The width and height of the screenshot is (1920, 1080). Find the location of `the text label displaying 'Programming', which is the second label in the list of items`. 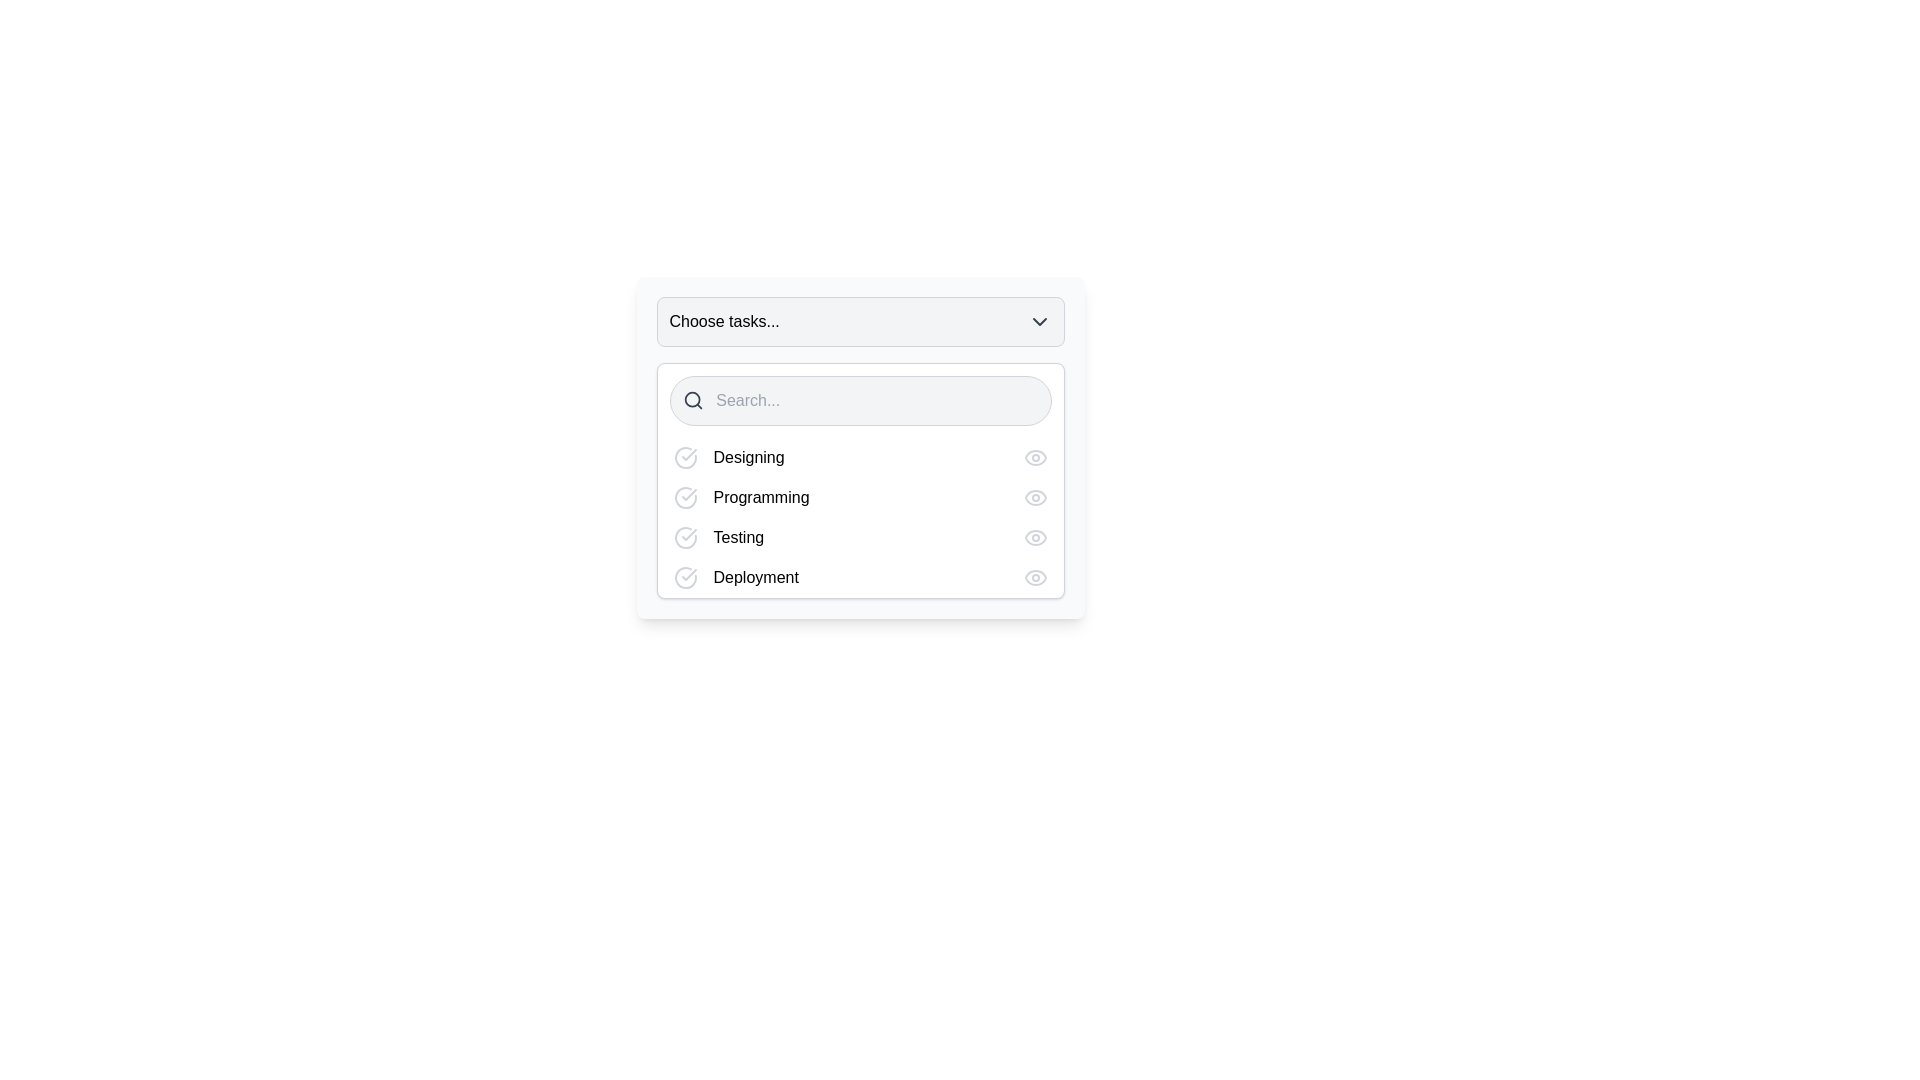

the text label displaying 'Programming', which is the second label in the list of items is located at coordinates (760, 496).